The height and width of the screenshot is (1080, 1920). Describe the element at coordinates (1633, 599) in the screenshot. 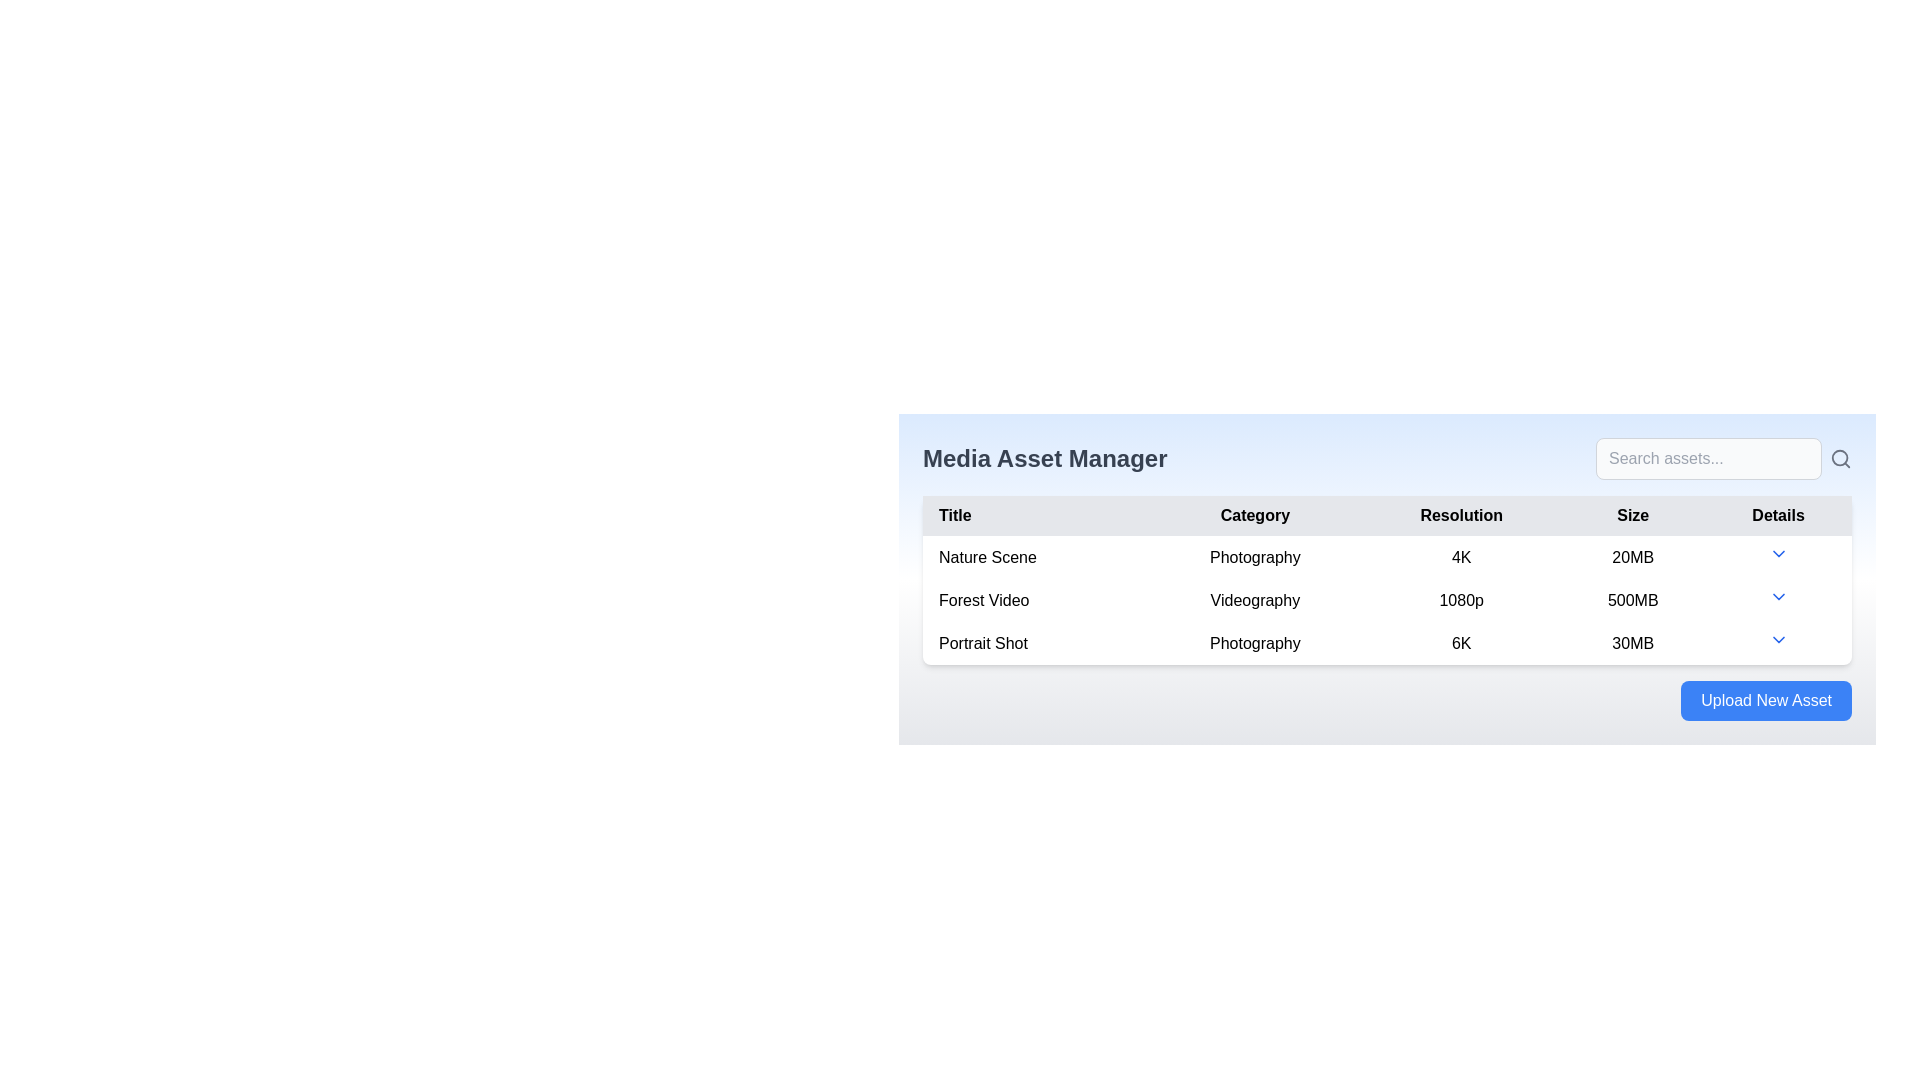

I see `file size label for the 'Forest Video' entry located in the 'Size' column of the second row in the asset manager` at that location.